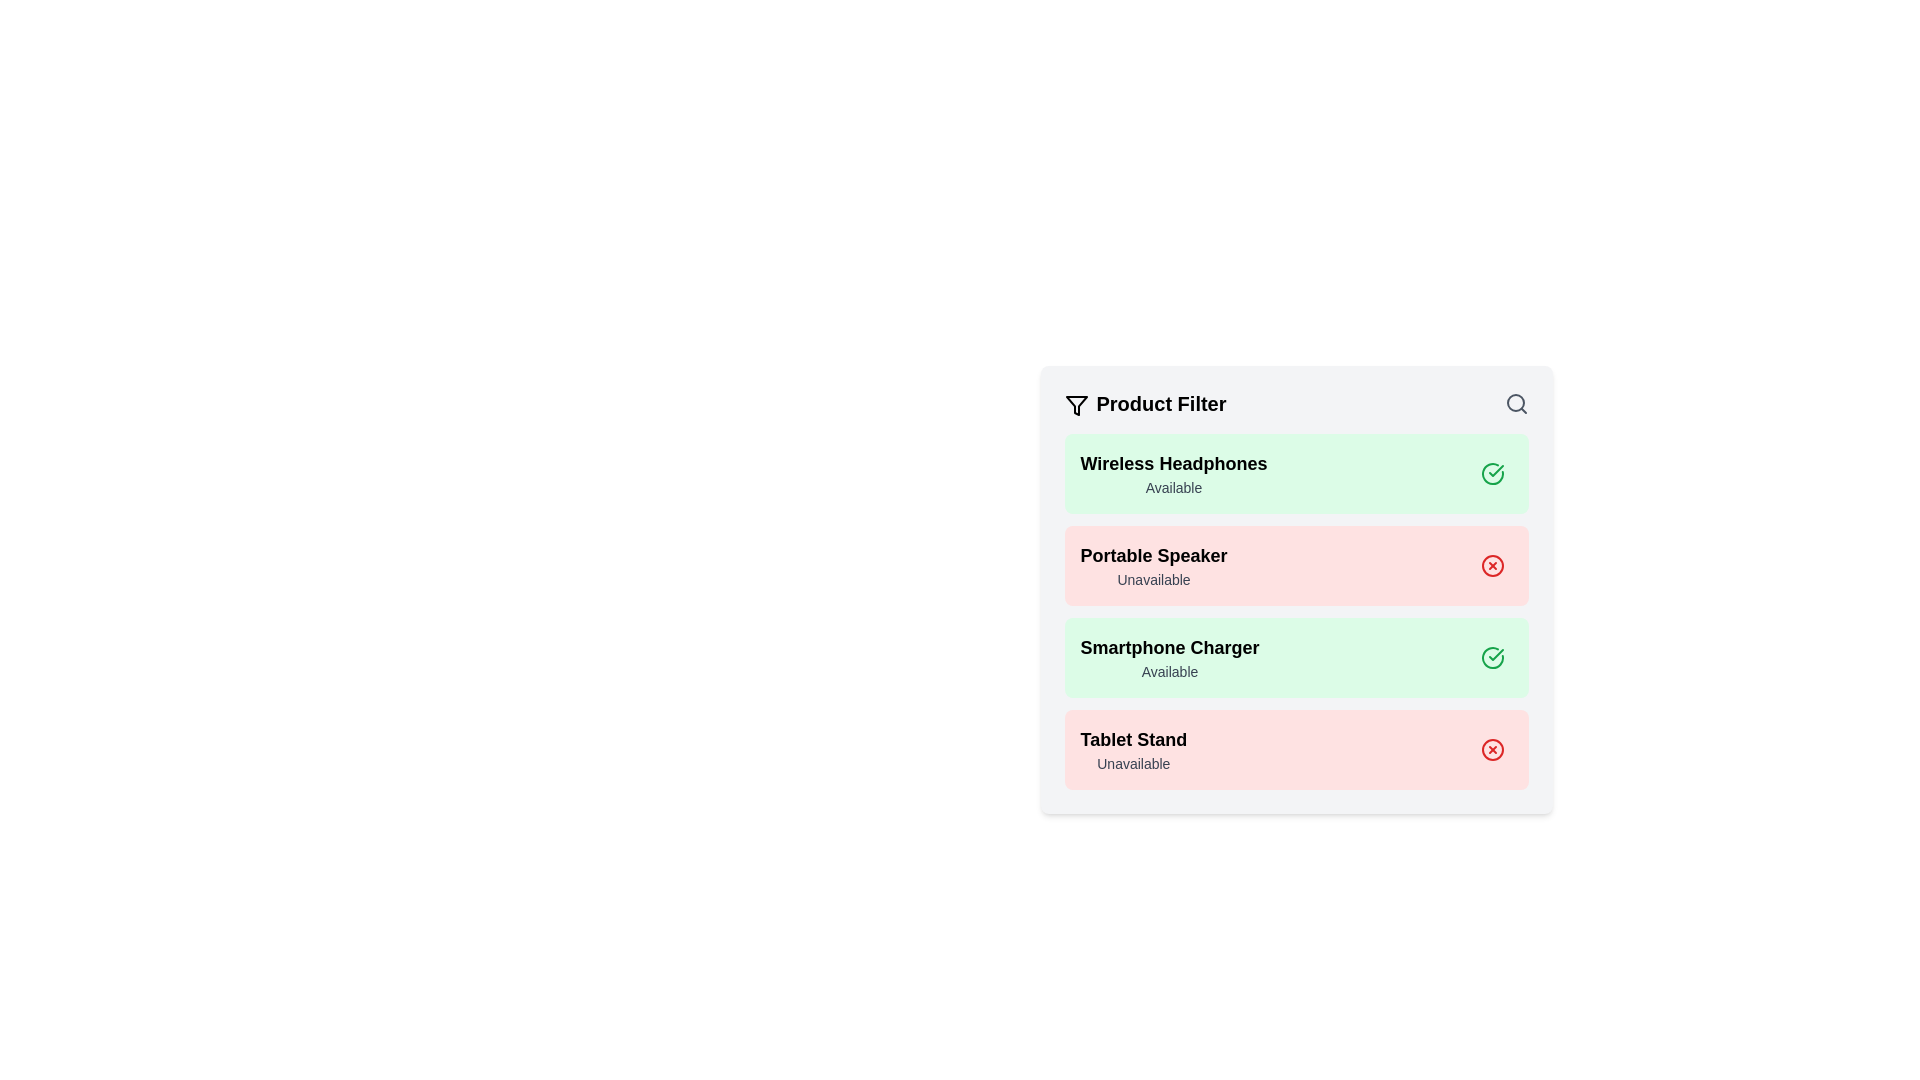 The image size is (1920, 1080). What do you see at coordinates (1516, 404) in the screenshot?
I see `the search icon located at the far right of the 'Product Filter' section header` at bounding box center [1516, 404].